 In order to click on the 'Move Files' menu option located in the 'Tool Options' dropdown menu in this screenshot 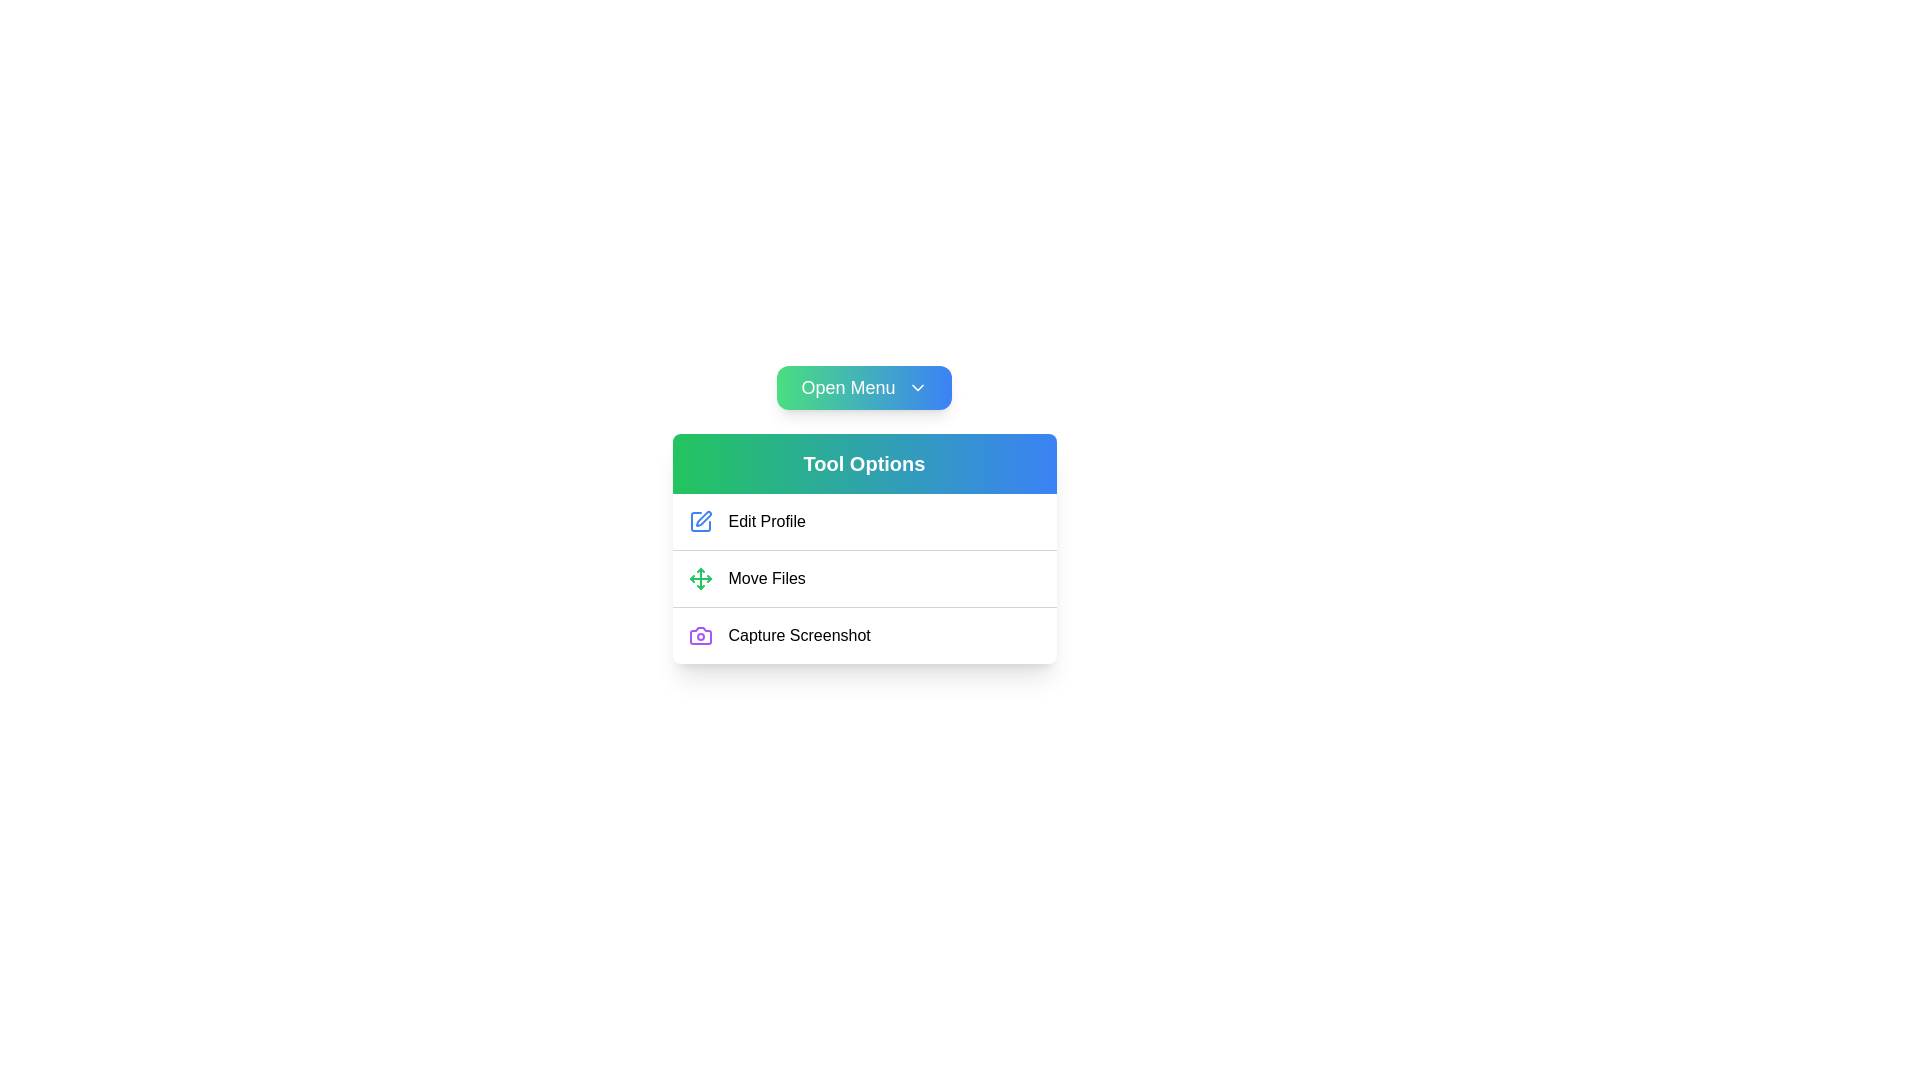, I will do `click(864, 548)`.